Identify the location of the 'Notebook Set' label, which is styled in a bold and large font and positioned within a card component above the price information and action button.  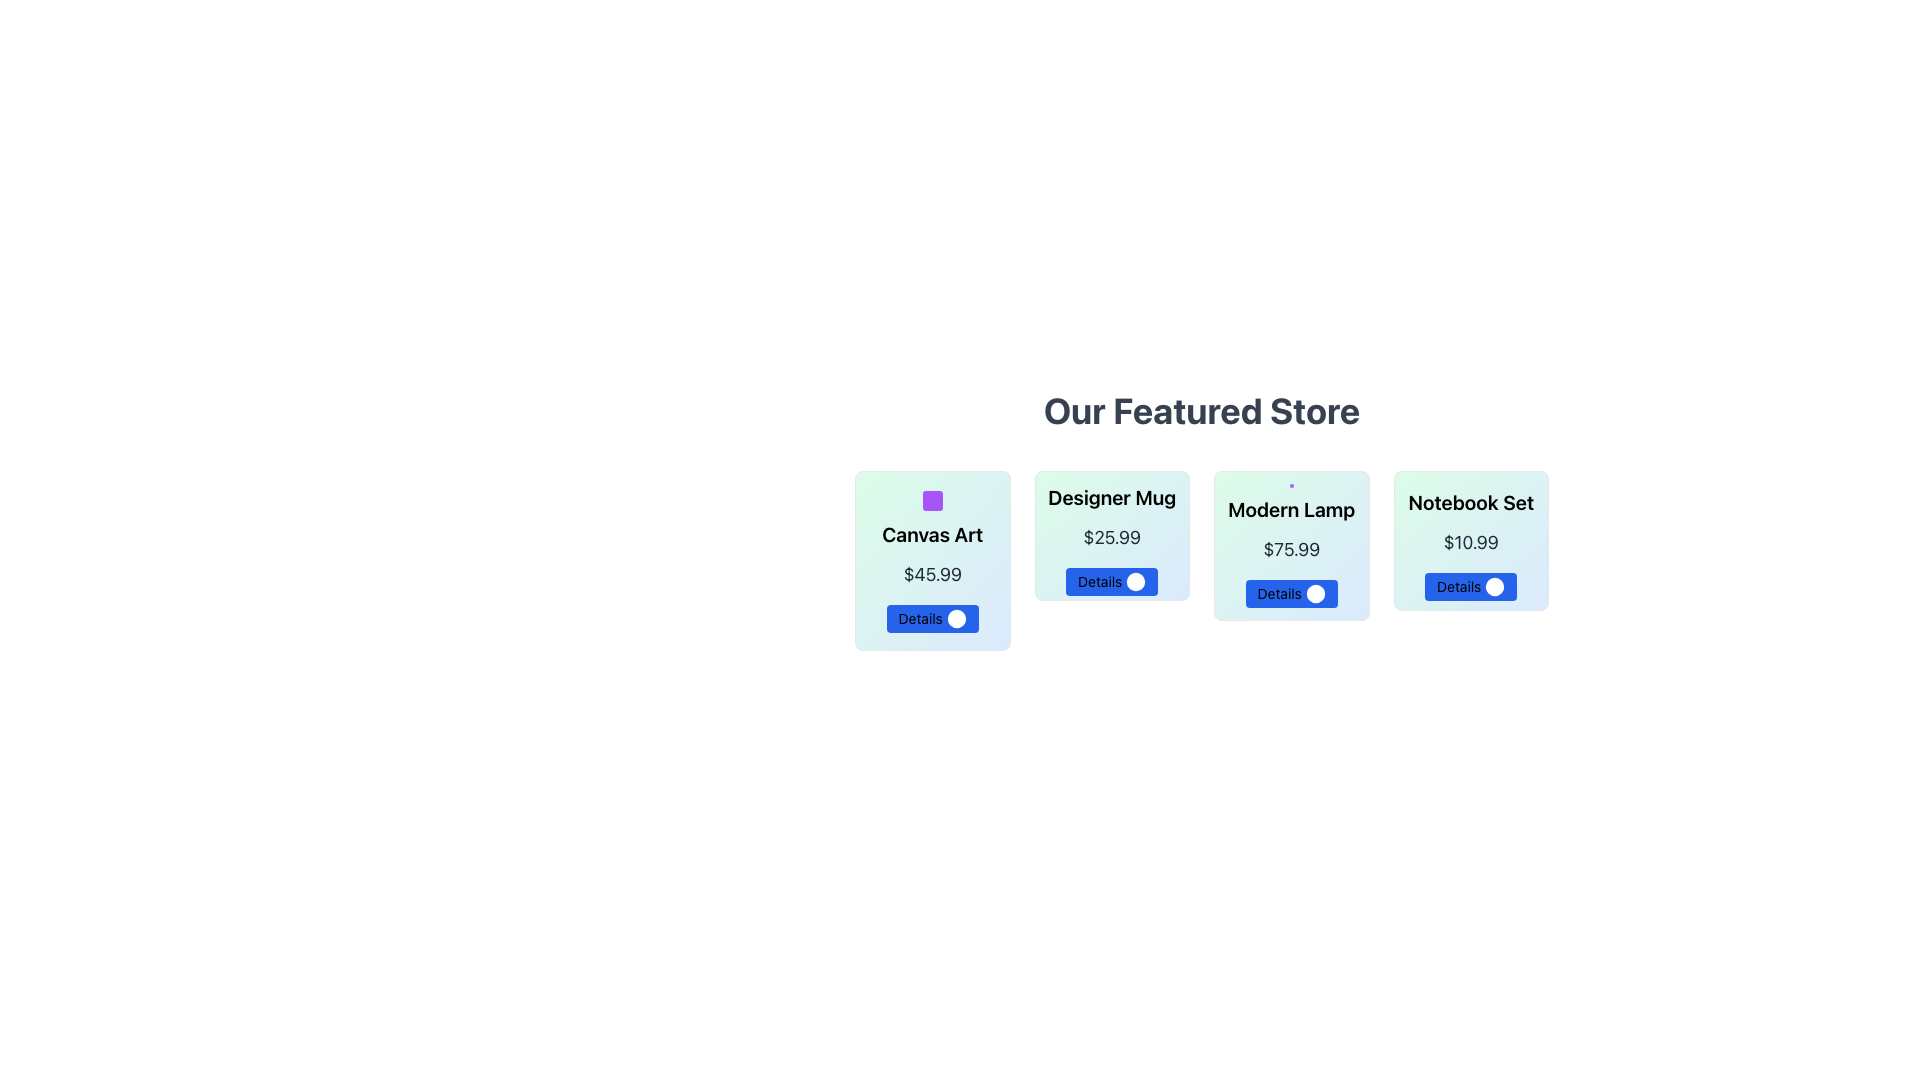
(1471, 501).